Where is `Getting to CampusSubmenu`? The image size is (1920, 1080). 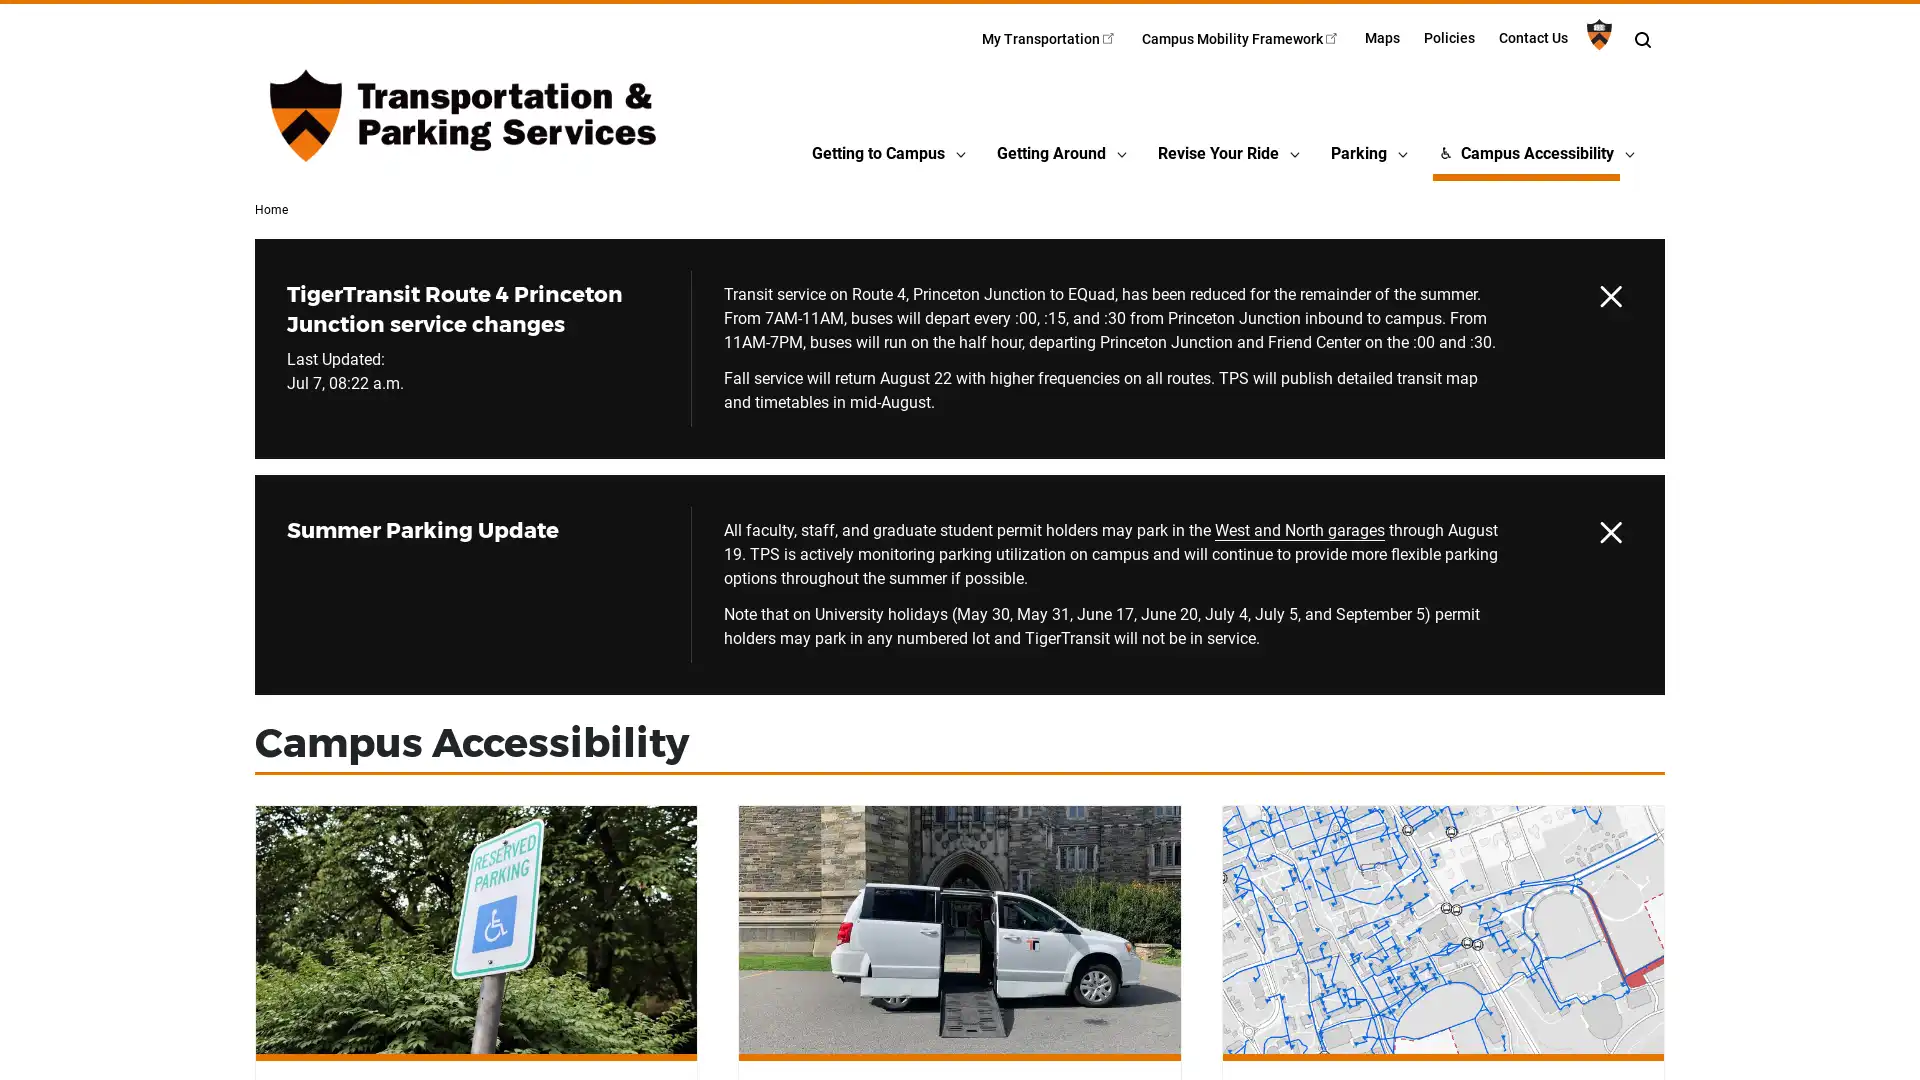 Getting to CampusSubmenu is located at coordinates (960, 153).